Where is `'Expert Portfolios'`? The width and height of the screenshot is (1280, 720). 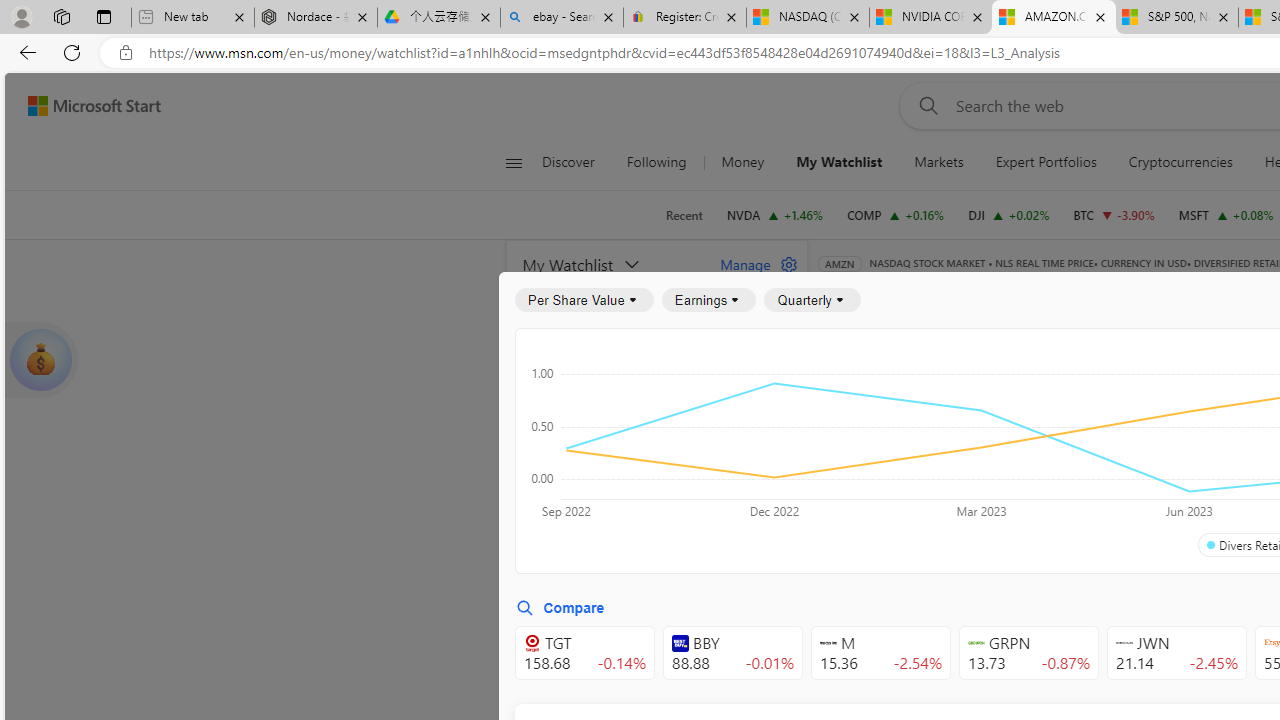
'Expert Portfolios' is located at coordinates (1044, 162).